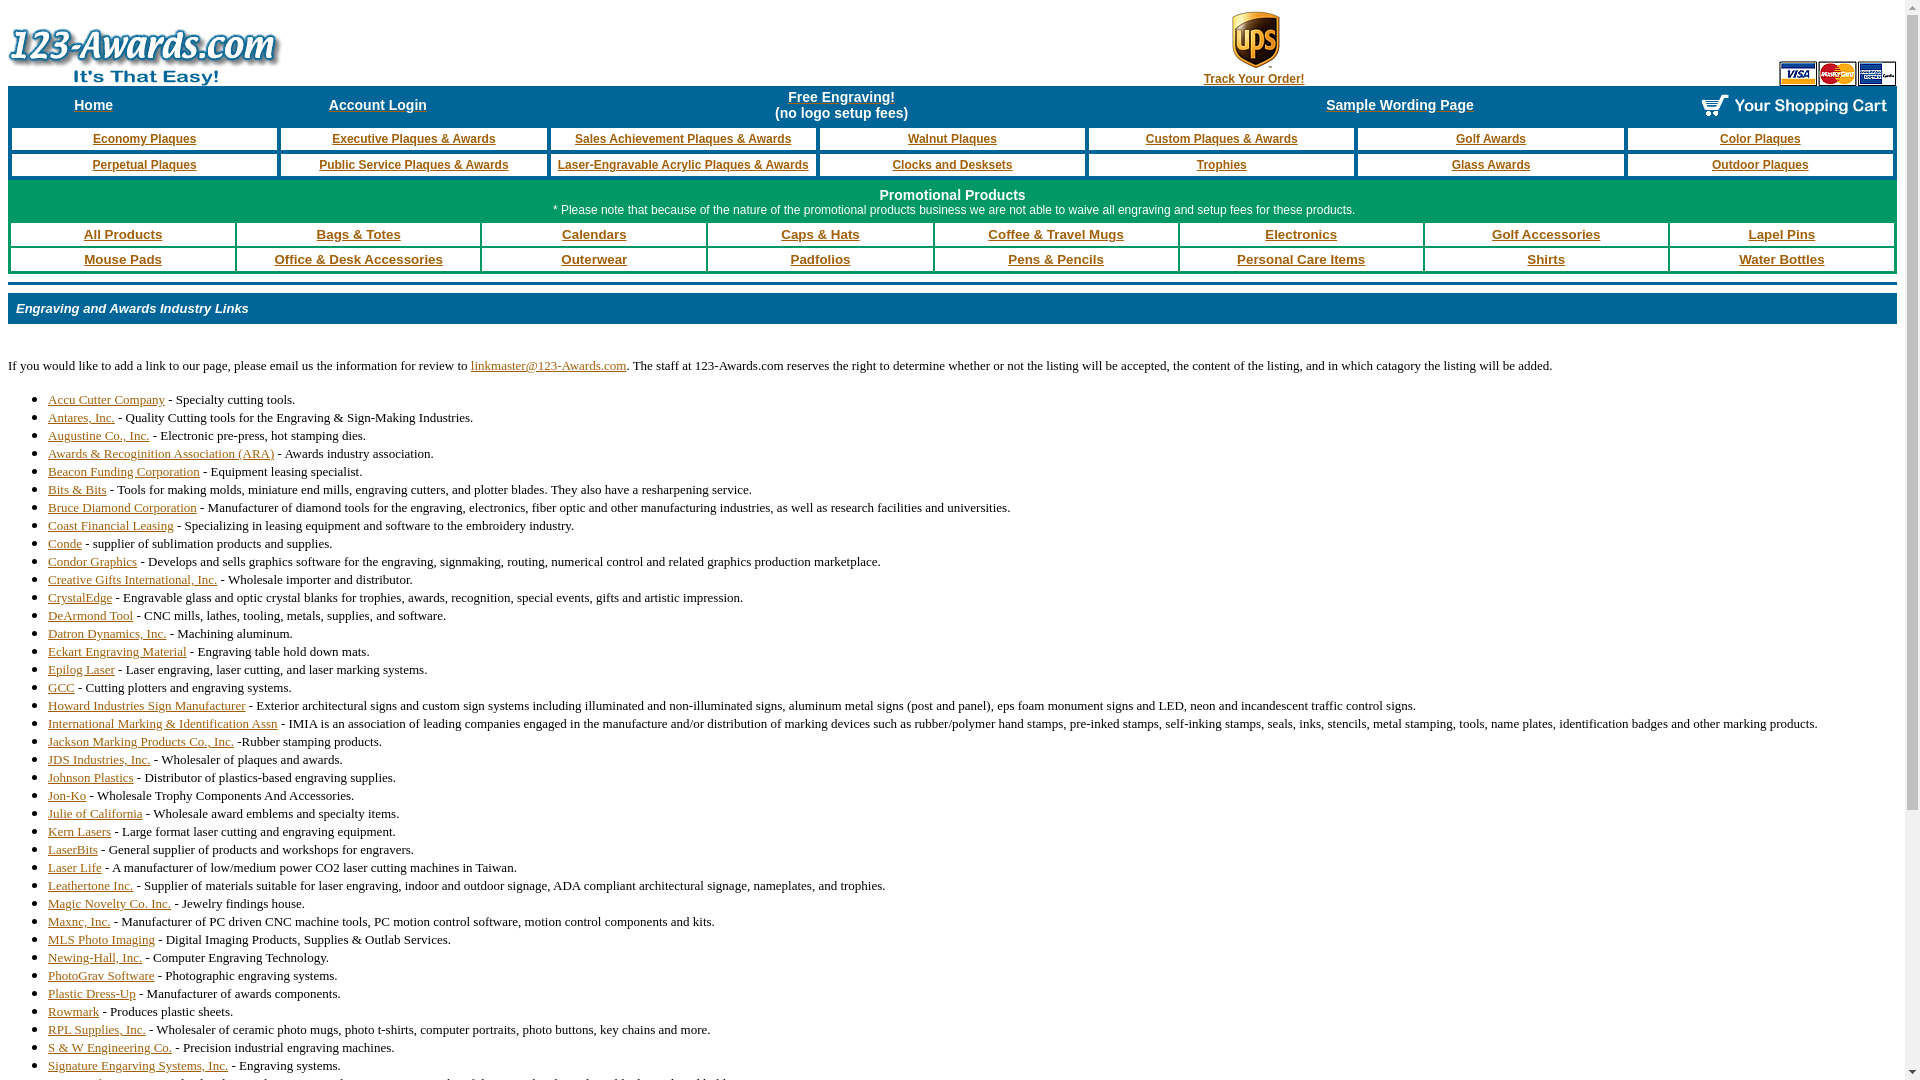 The image size is (1920, 1080). Describe the element at coordinates (790, 258) in the screenshot. I see `'Padfolios'` at that location.